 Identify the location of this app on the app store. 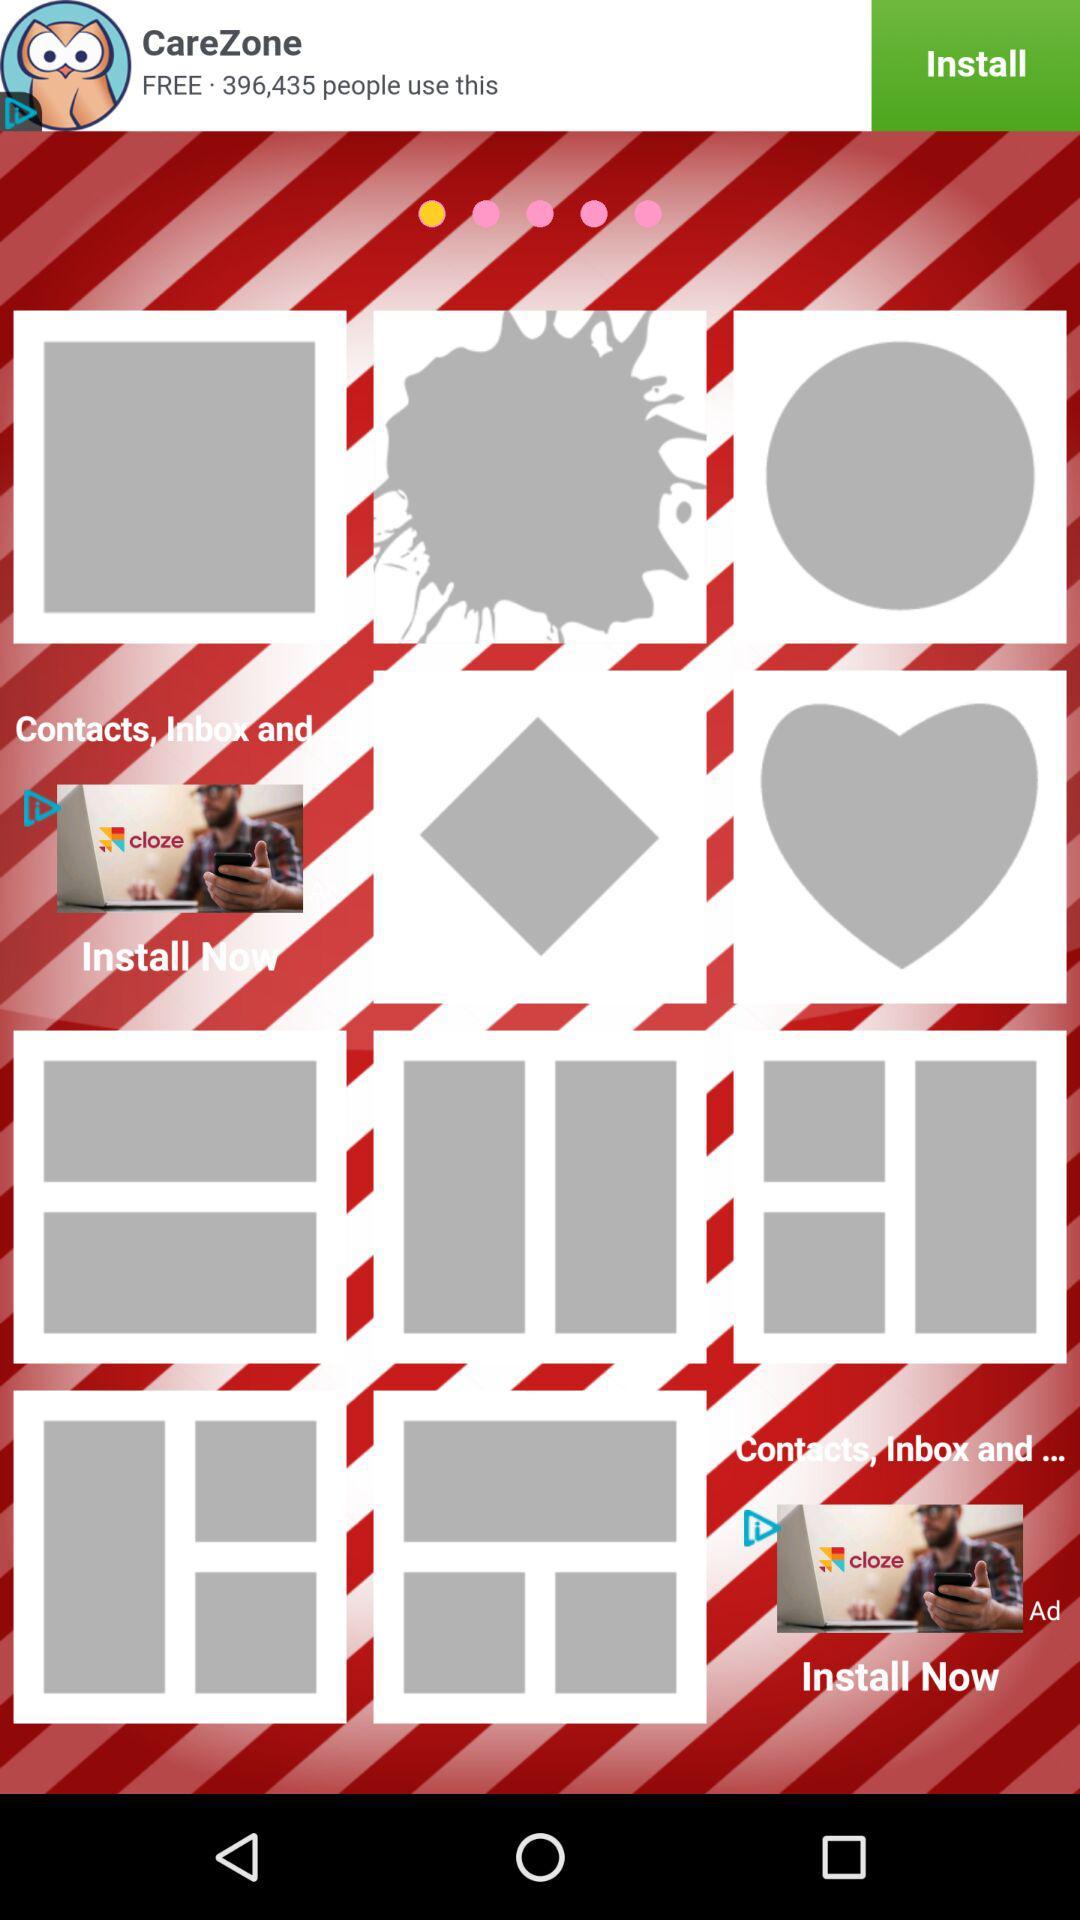
(540, 65).